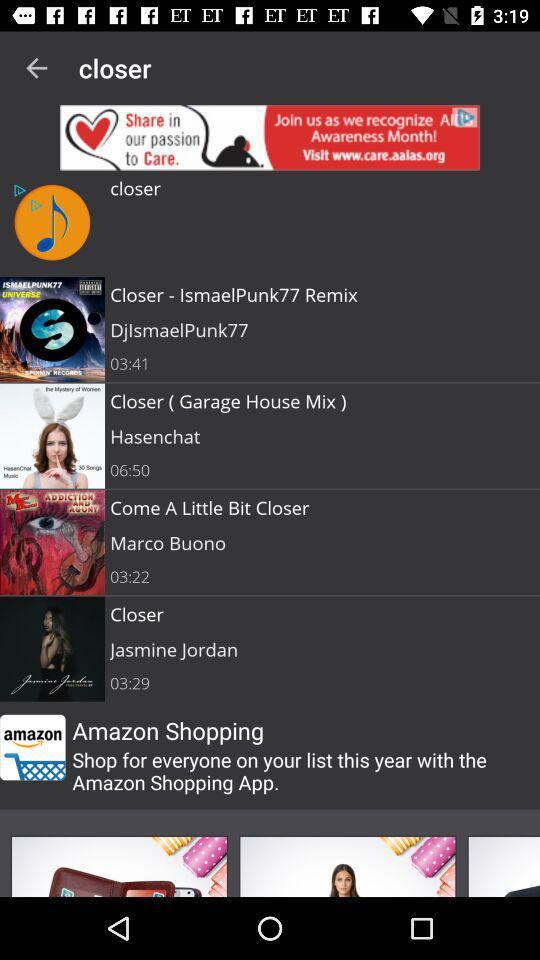 The width and height of the screenshot is (540, 960). What do you see at coordinates (270, 136) in the screenshot?
I see `advertisement` at bounding box center [270, 136].